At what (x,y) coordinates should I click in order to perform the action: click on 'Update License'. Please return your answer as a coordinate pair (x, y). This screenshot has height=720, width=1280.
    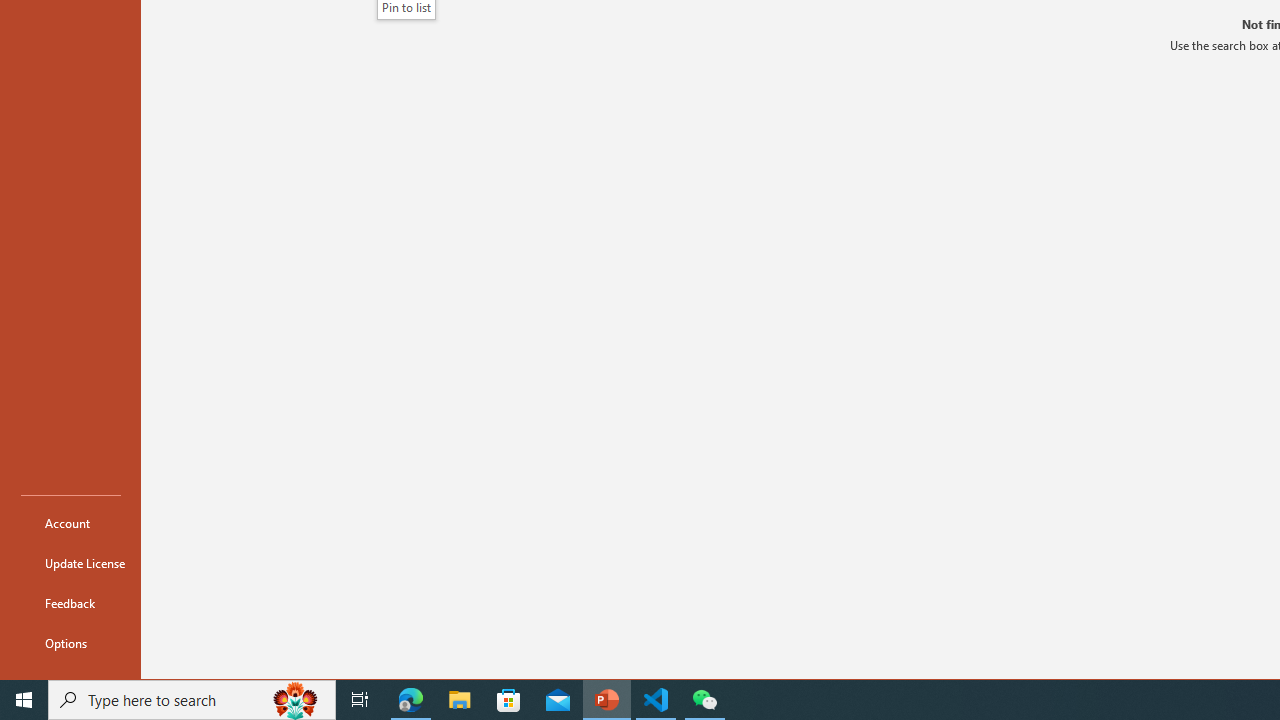
    Looking at the image, I should click on (71, 563).